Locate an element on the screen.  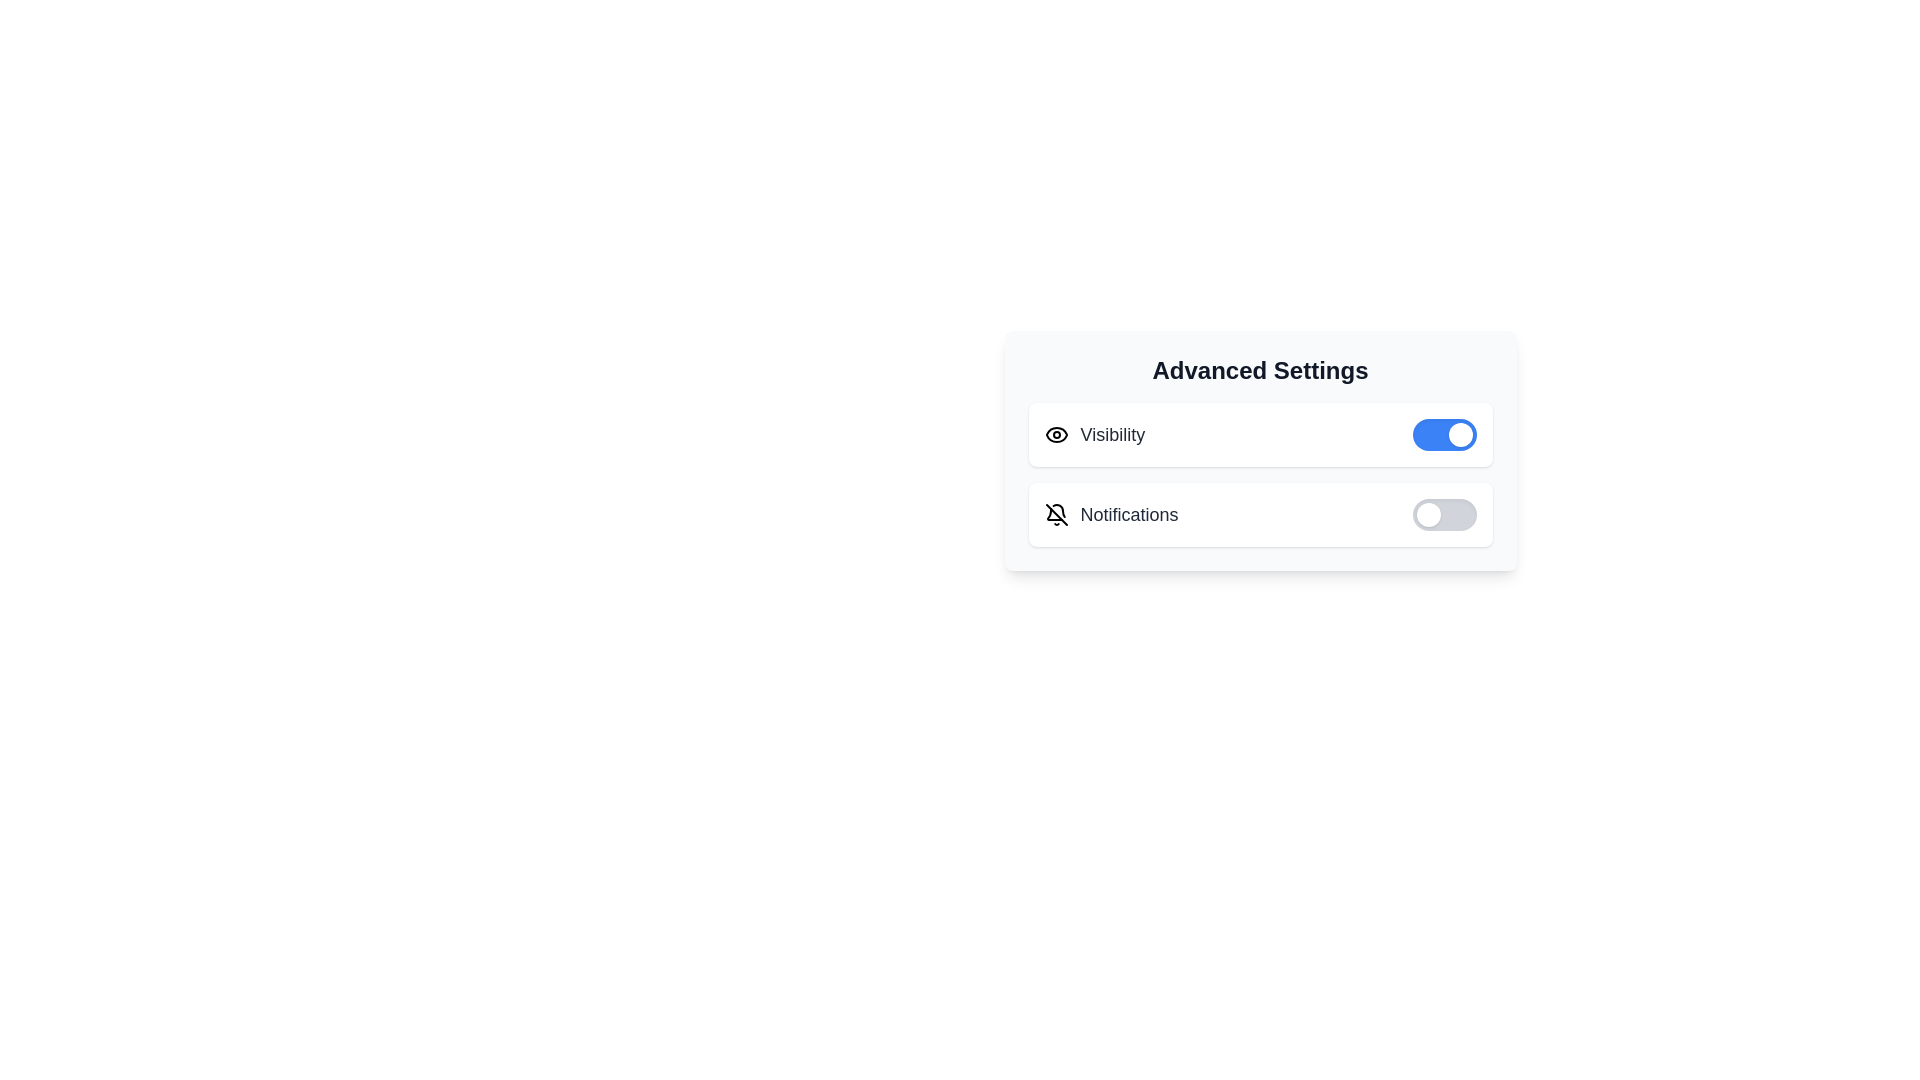
the 'Notifications' switch to toggle its state is located at coordinates (1444, 514).